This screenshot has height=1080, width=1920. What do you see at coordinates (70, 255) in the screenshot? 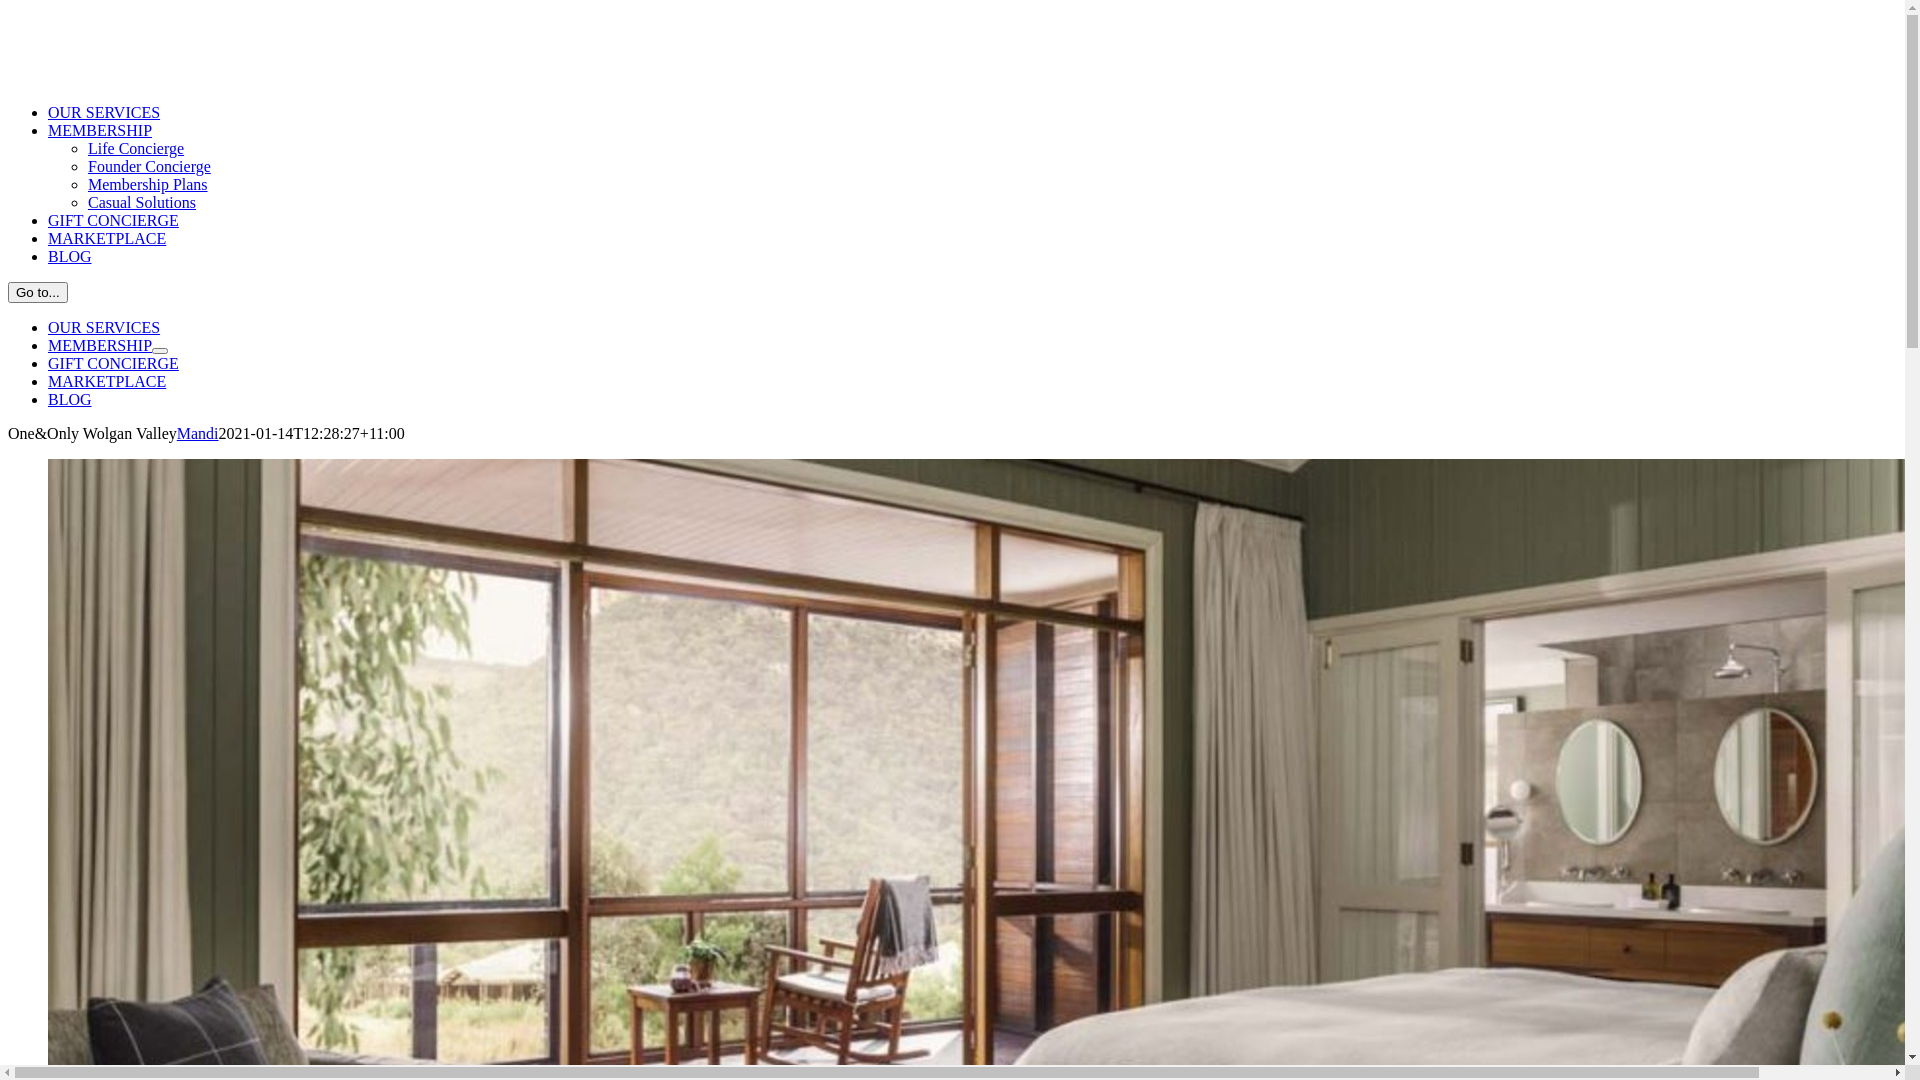
I see `'BLOG'` at bounding box center [70, 255].